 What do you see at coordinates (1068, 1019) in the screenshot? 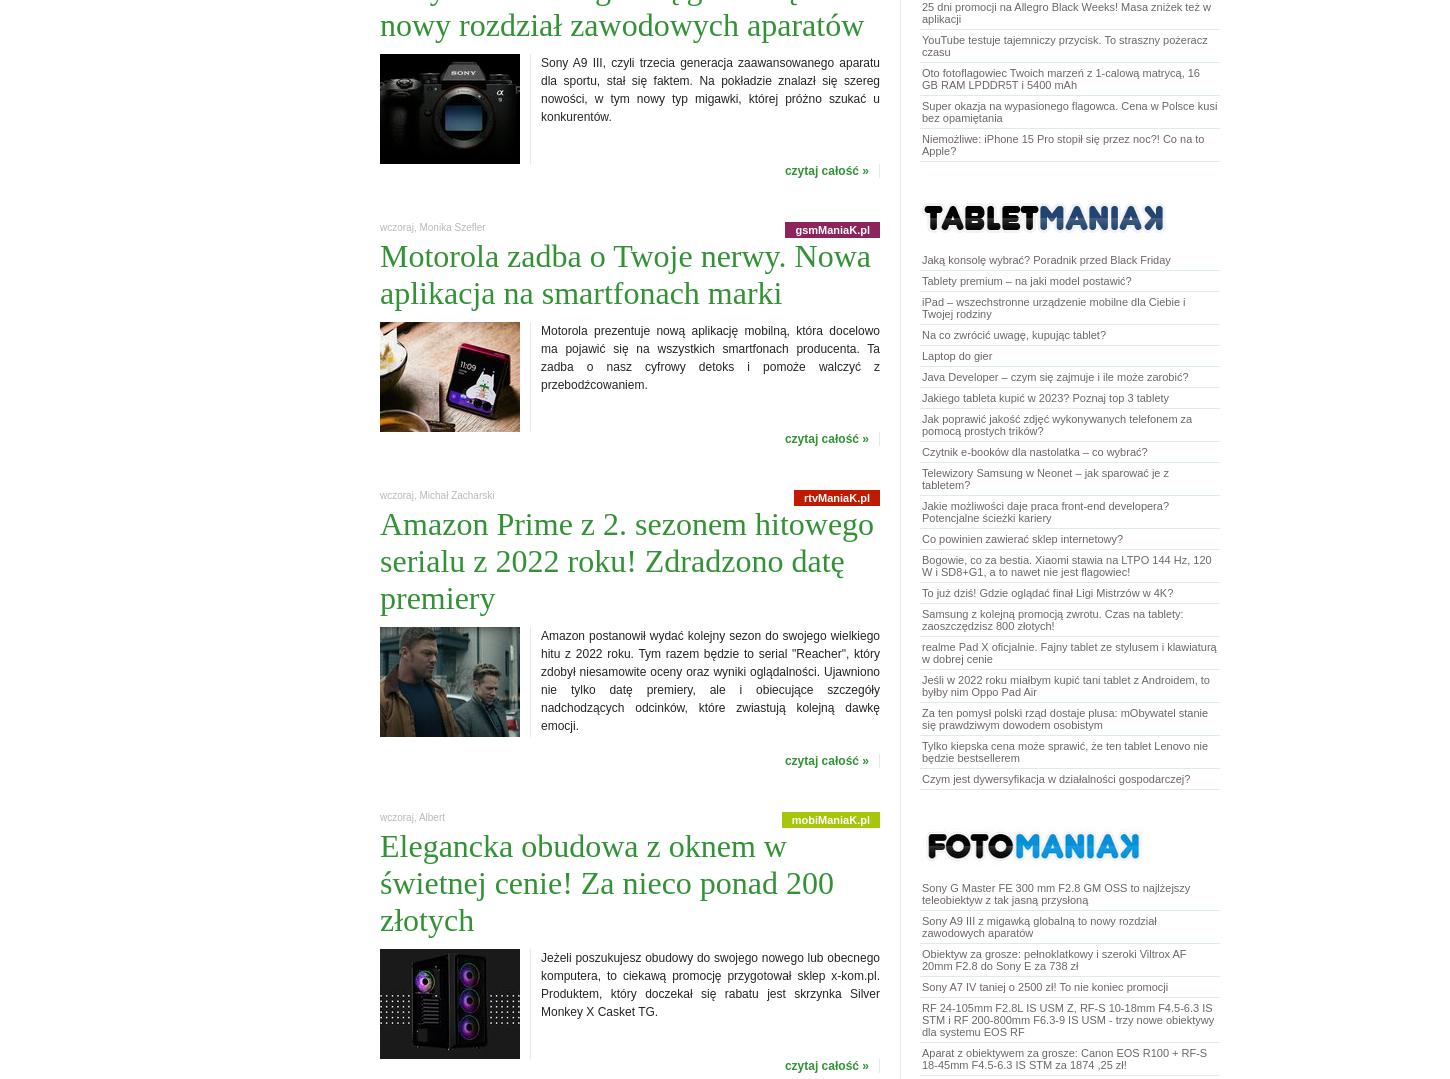
I see `'RF 24-105mm F2.8L IS USM Z, RF-S 10-18mm F4.5-6.3 IS STM i RF 200-800mm F6.3-9 IS USM - trzy nowe obiektywy dla systemu EOS RF'` at bounding box center [1068, 1019].